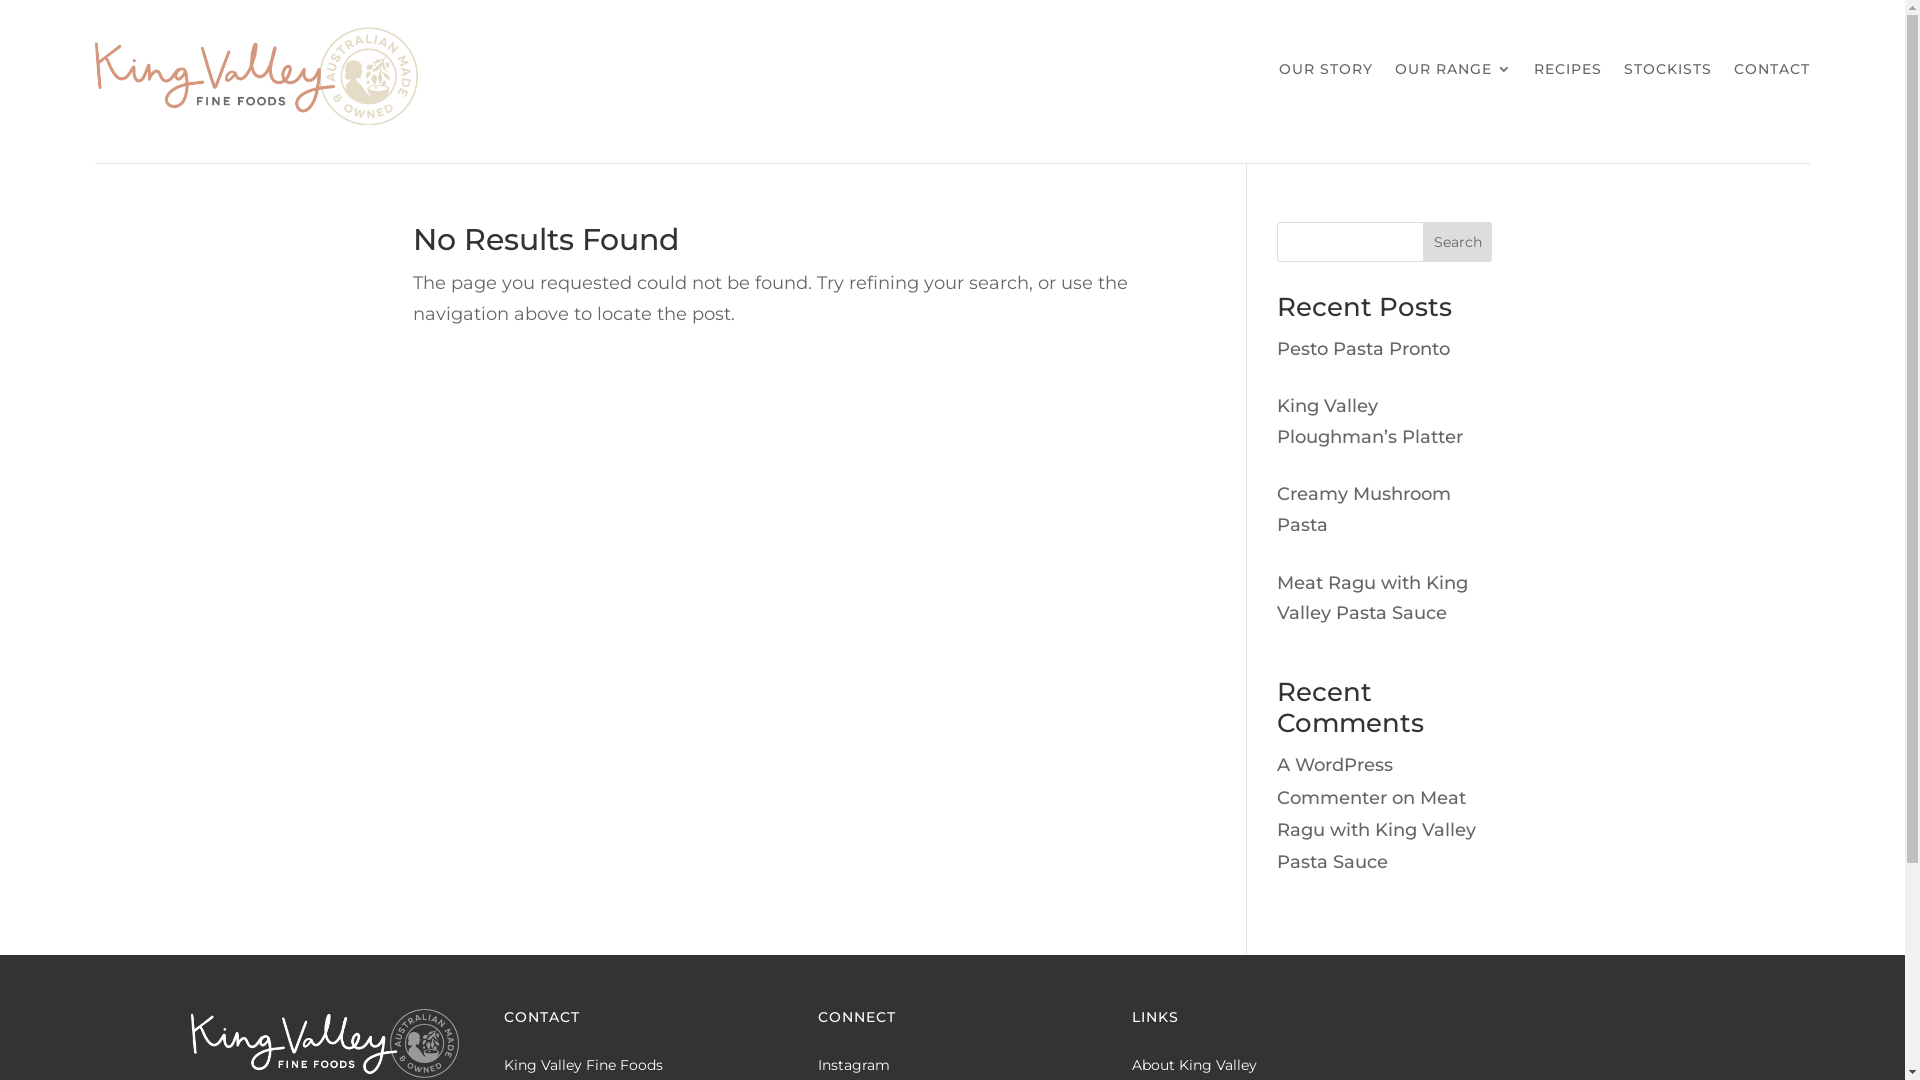 The width and height of the screenshot is (1920, 1080). I want to click on 'Search', so click(1458, 241).